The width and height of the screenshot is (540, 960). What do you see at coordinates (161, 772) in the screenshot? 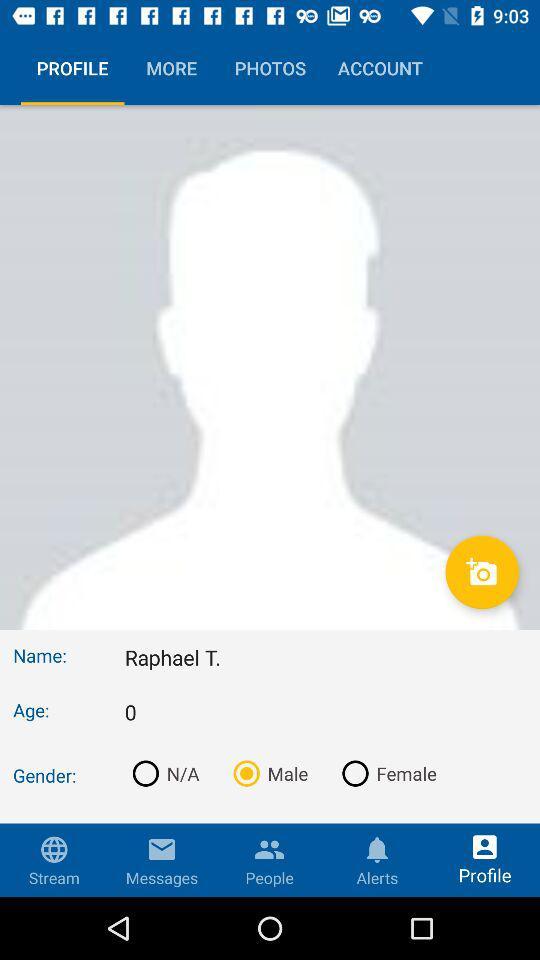
I see `n/a icon` at bounding box center [161, 772].